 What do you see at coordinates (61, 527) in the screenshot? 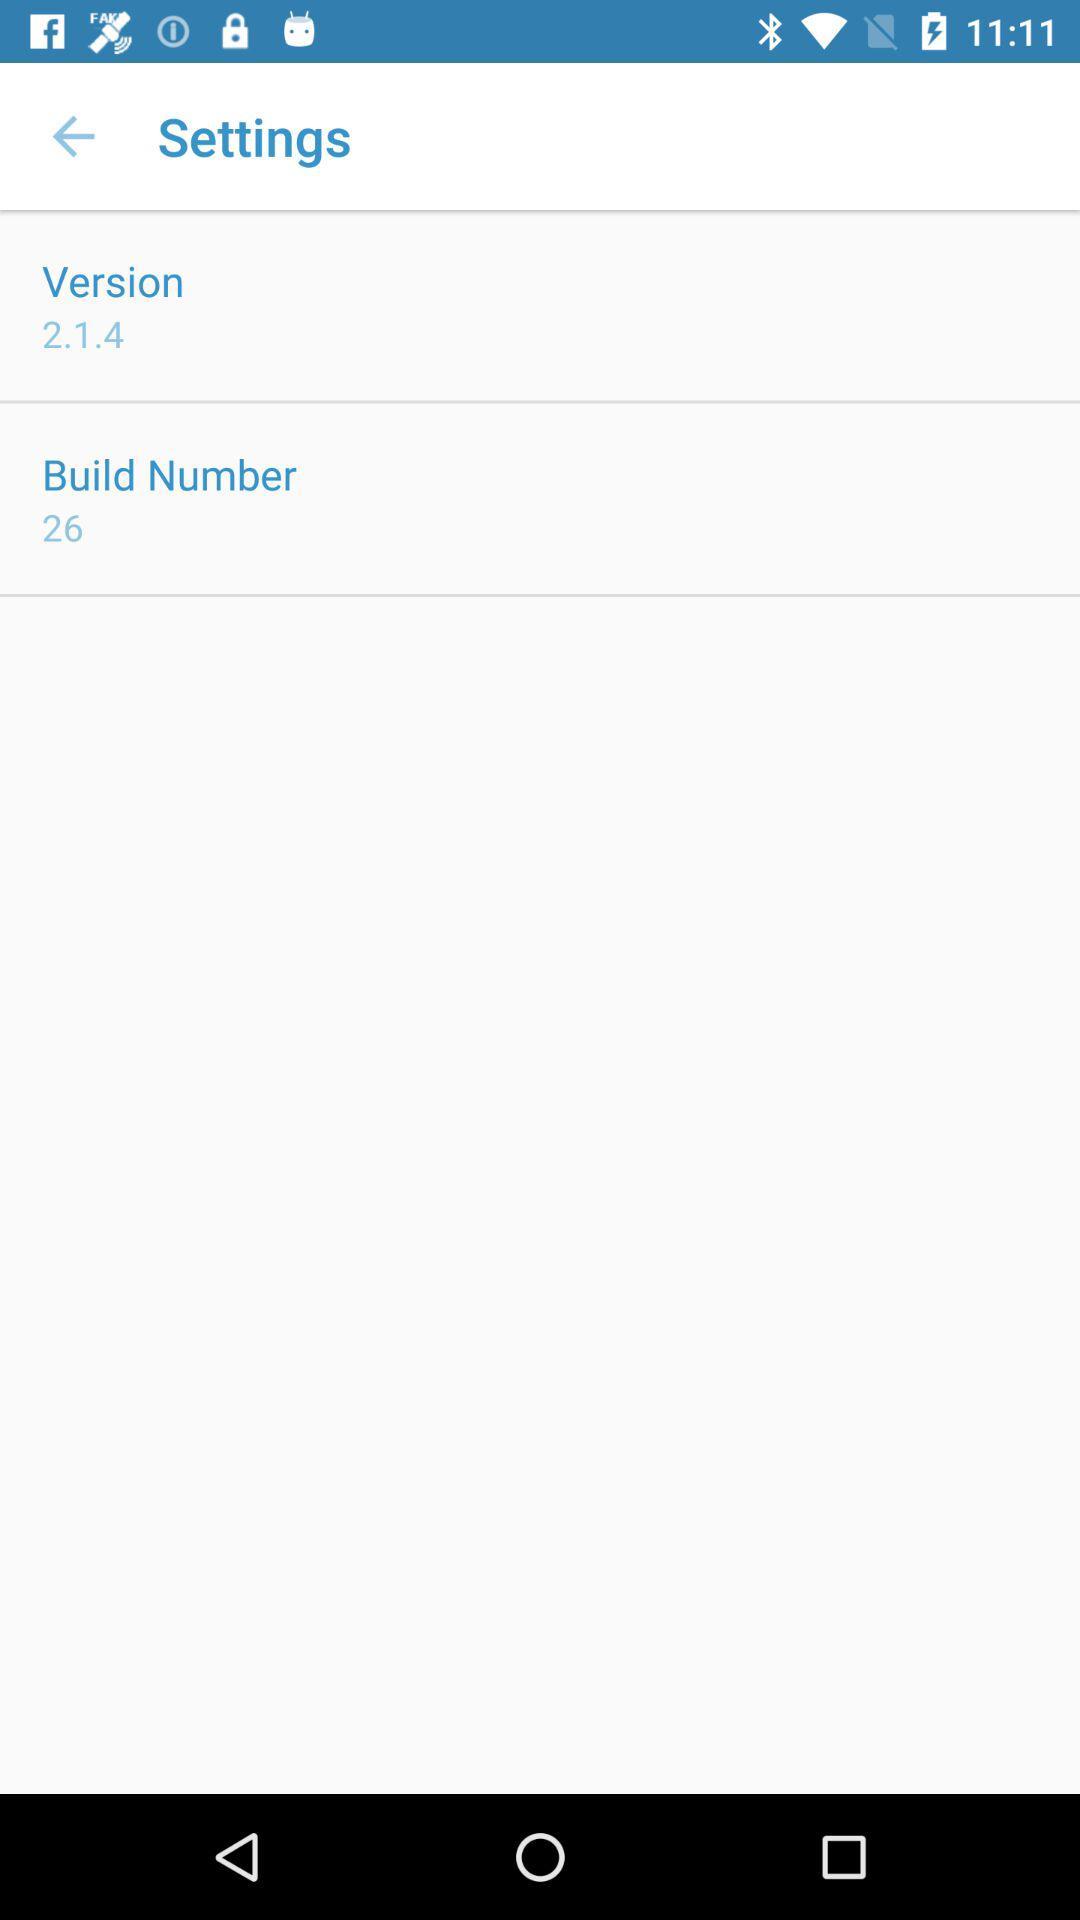
I see `the icon below the build number icon` at bounding box center [61, 527].